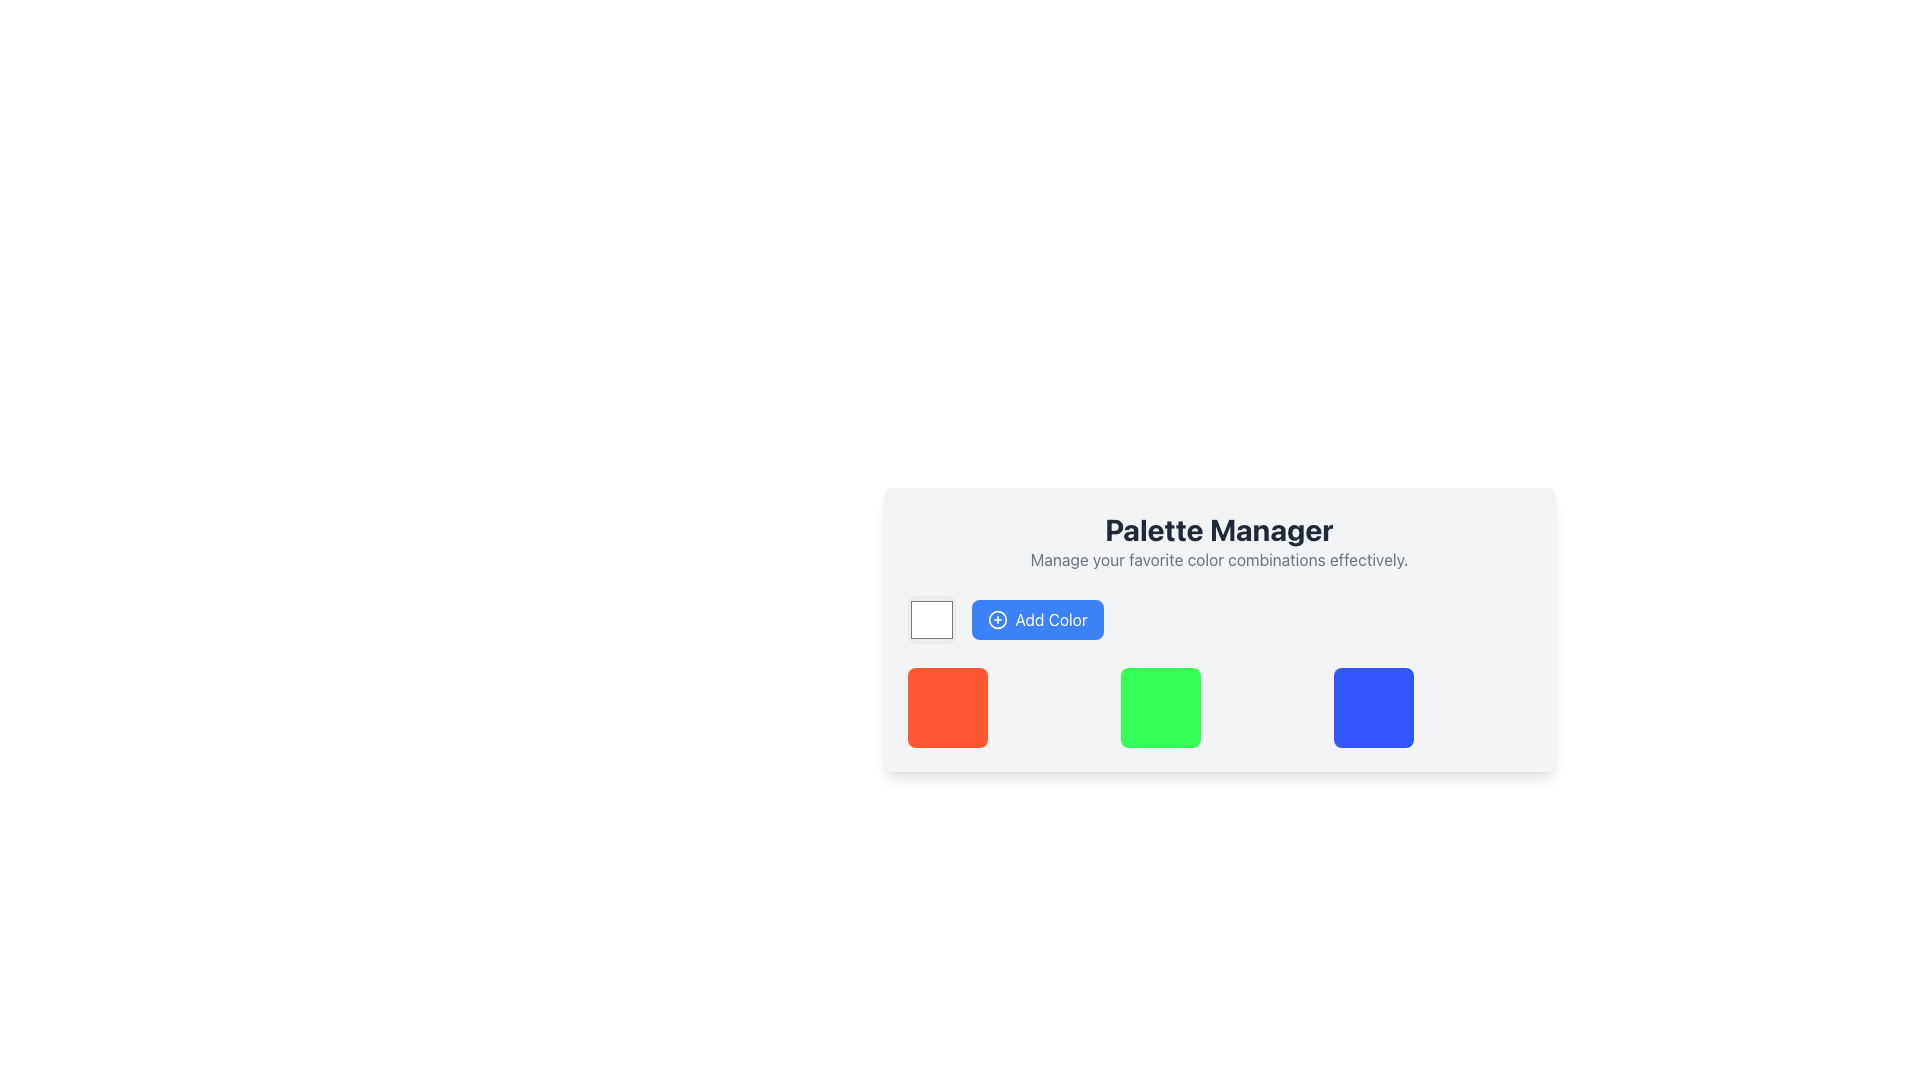 The width and height of the screenshot is (1920, 1080). Describe the element at coordinates (1218, 559) in the screenshot. I see `the static text element that provides guidance related to the 'Palette Manager' feature, located directly below the 'Palette Manager' title` at that location.